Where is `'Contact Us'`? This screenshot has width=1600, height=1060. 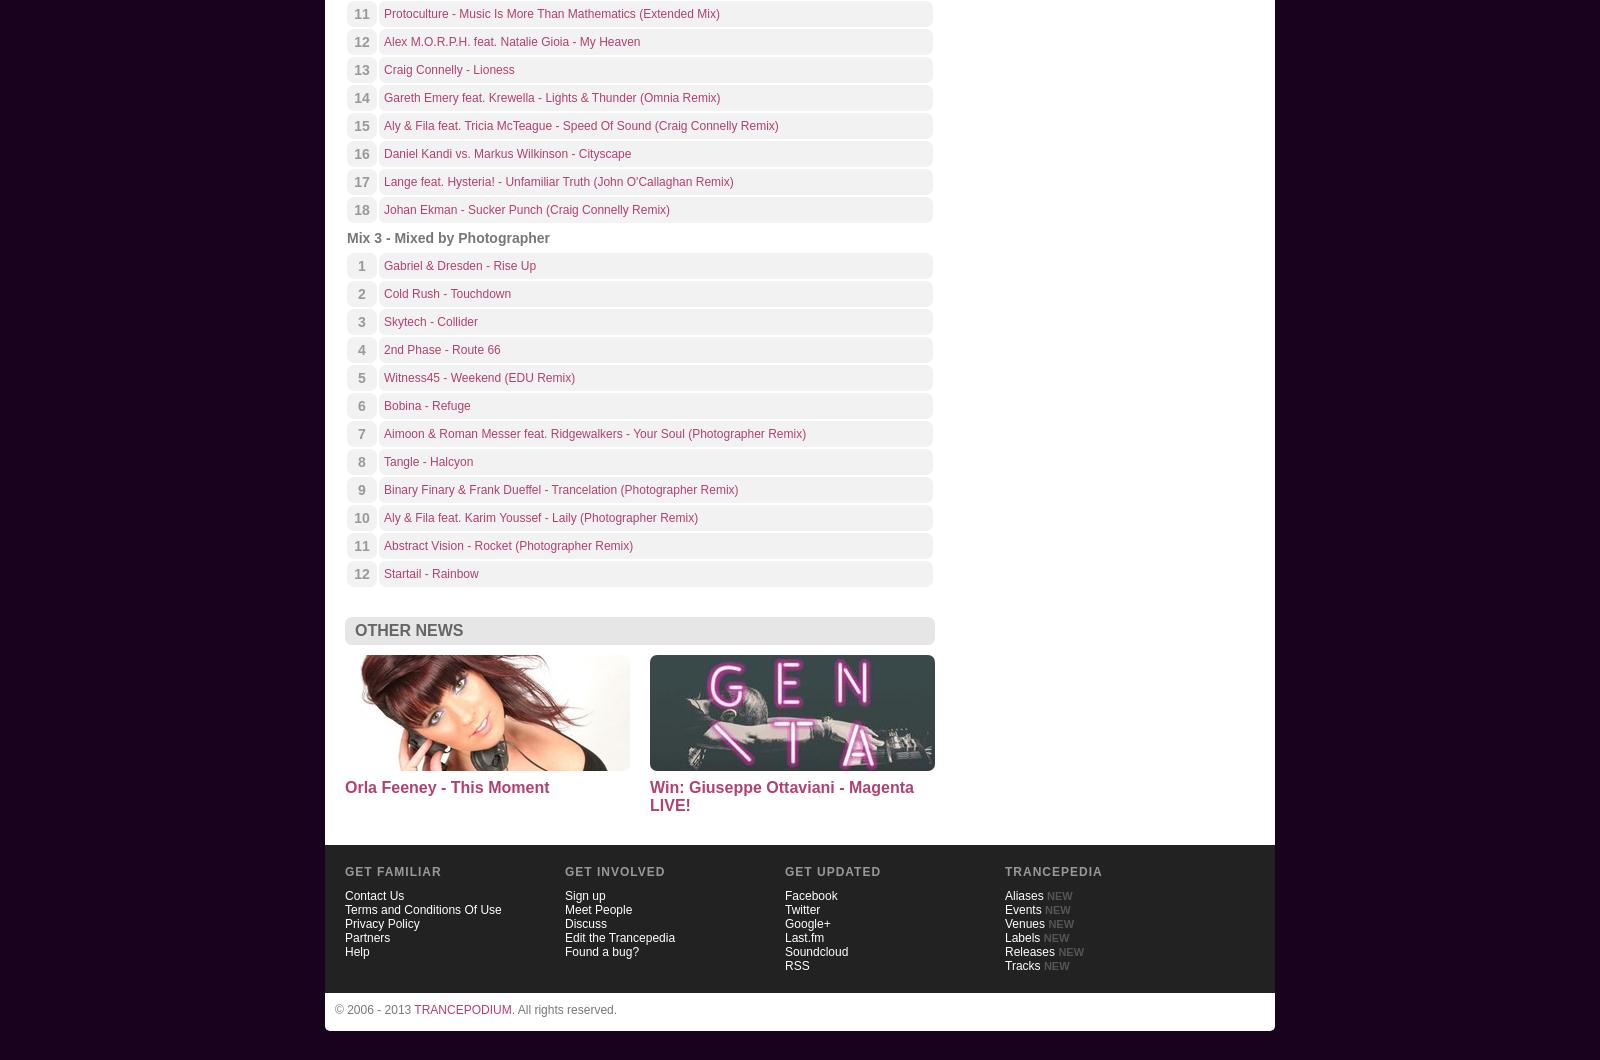
'Contact Us' is located at coordinates (374, 896).